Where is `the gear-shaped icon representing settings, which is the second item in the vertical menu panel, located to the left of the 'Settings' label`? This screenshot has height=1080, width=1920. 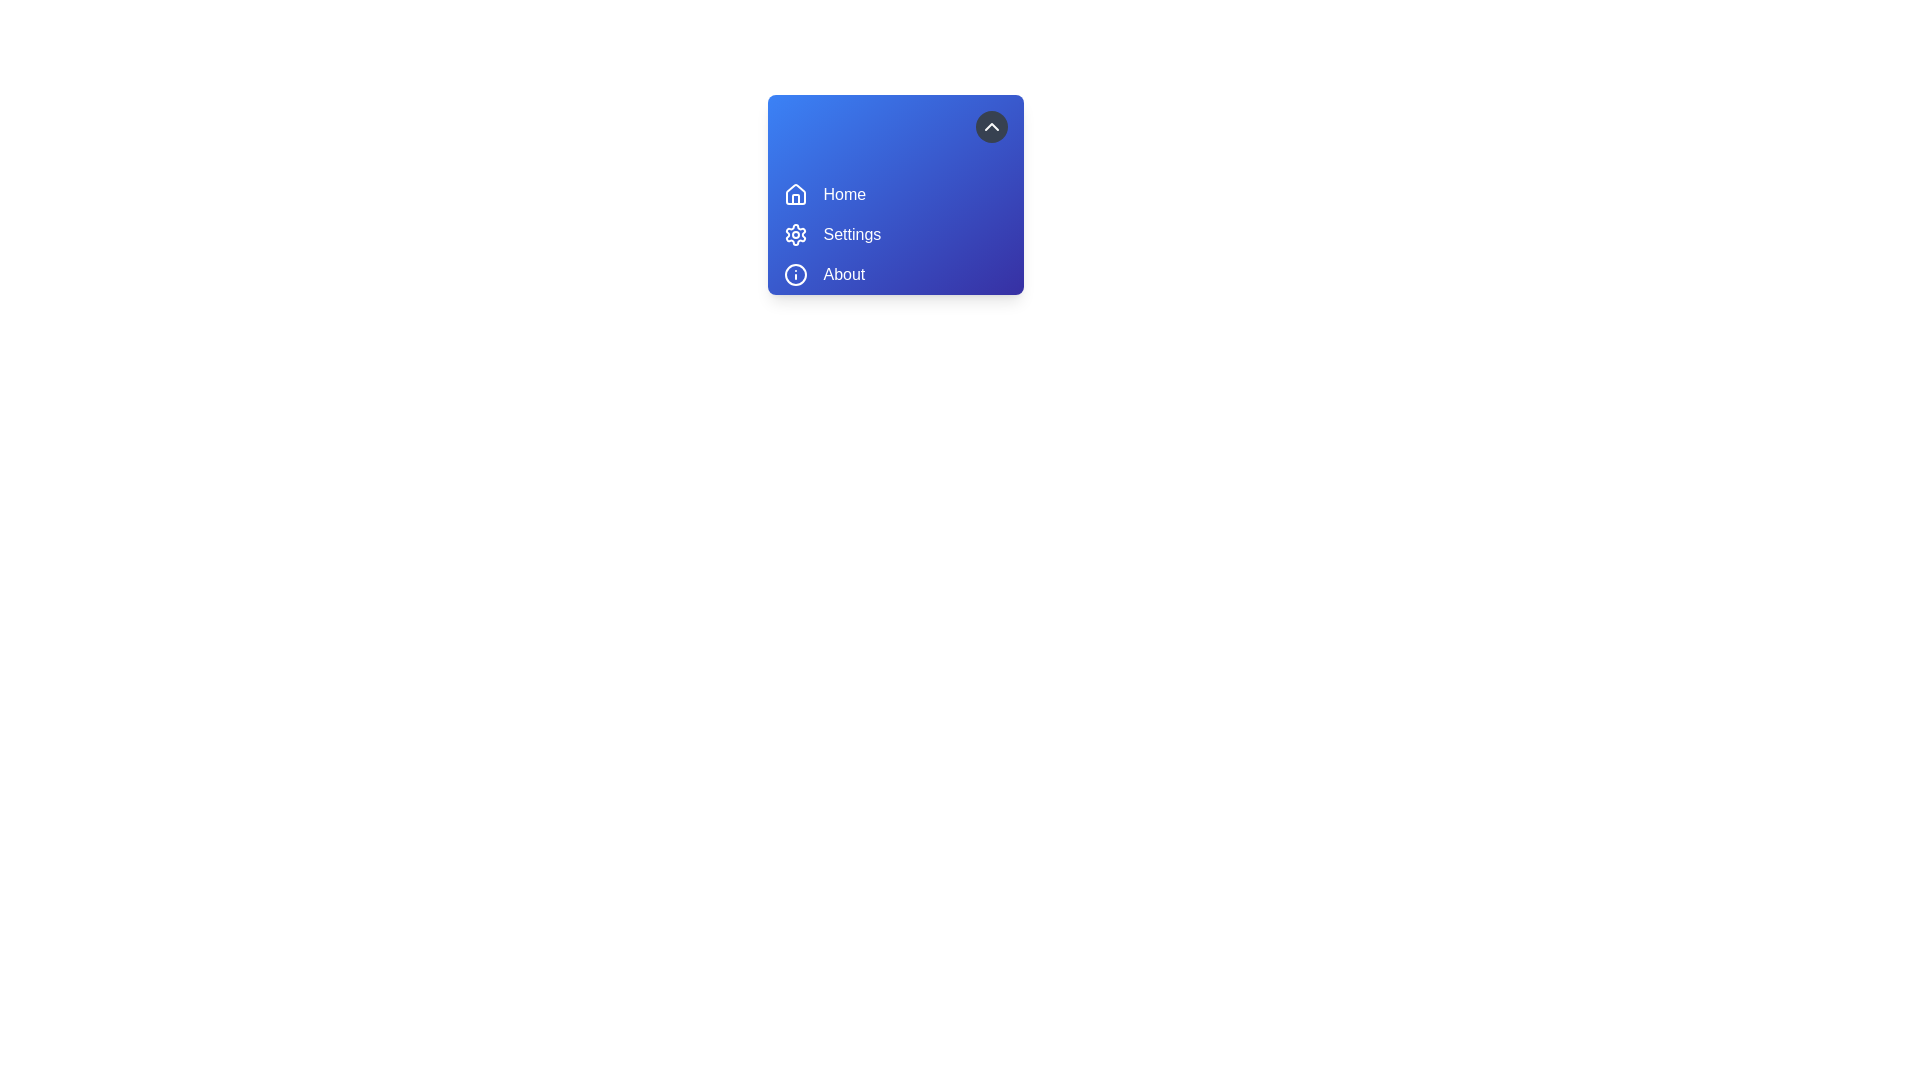 the gear-shaped icon representing settings, which is the second item in the vertical menu panel, located to the left of the 'Settings' label is located at coordinates (794, 234).